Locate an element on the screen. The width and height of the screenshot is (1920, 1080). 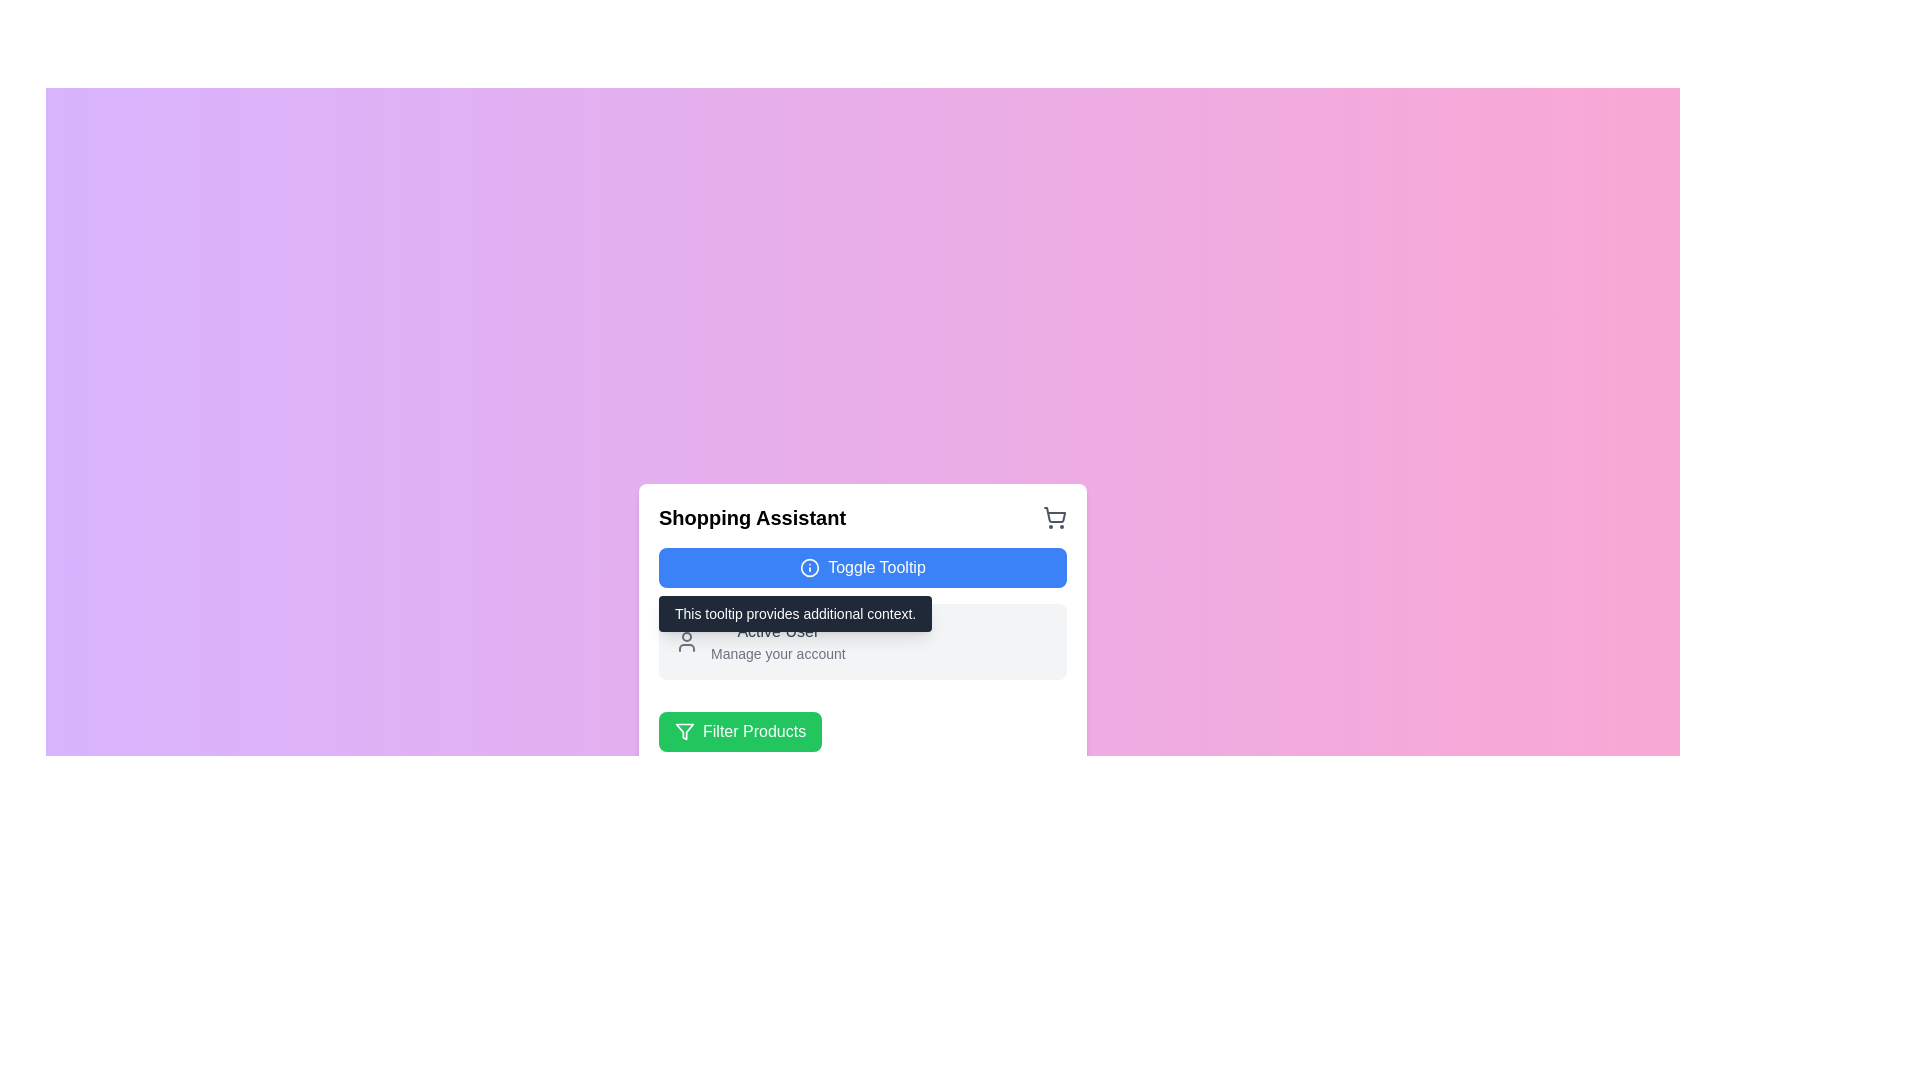
the informative section that identifies the current user status, located at the center bottom of the interface above the 'Filter Products' button is located at coordinates (863, 641).